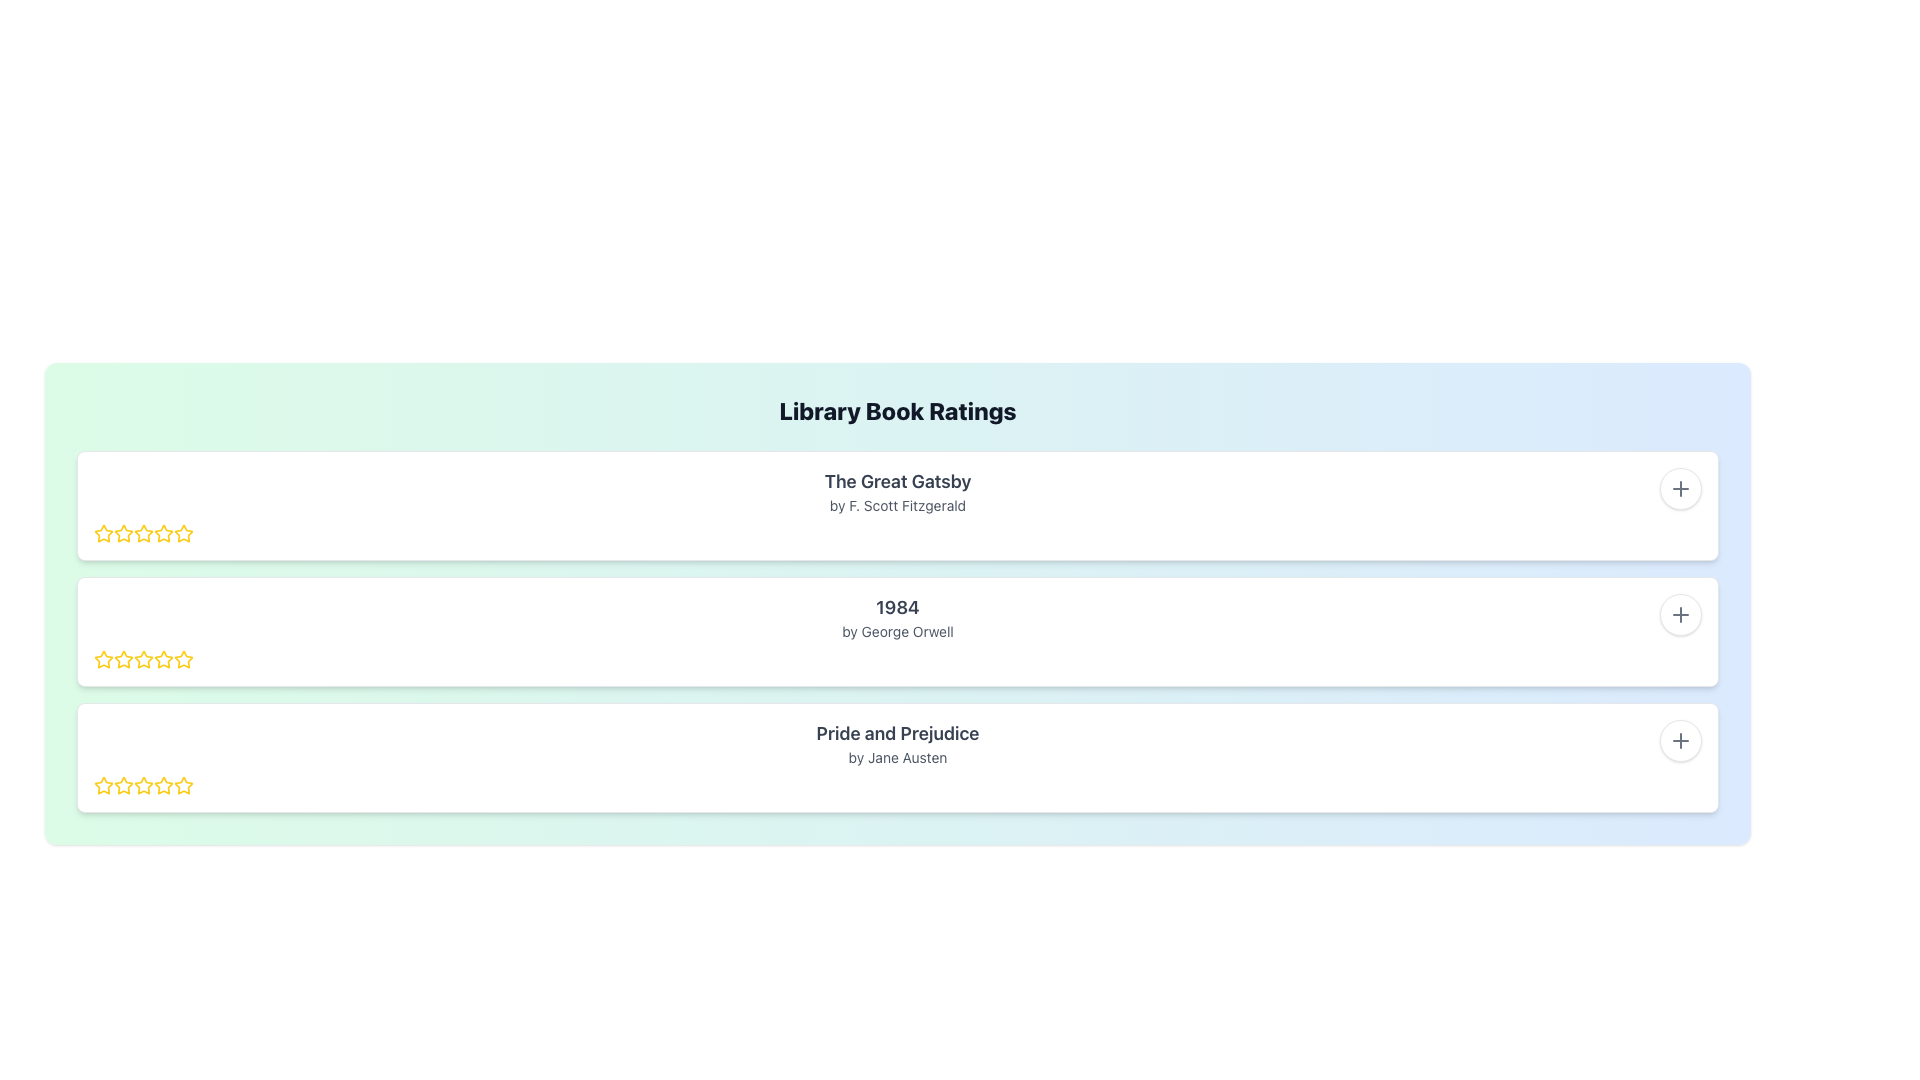  I want to click on the third star icon, so click(123, 659).